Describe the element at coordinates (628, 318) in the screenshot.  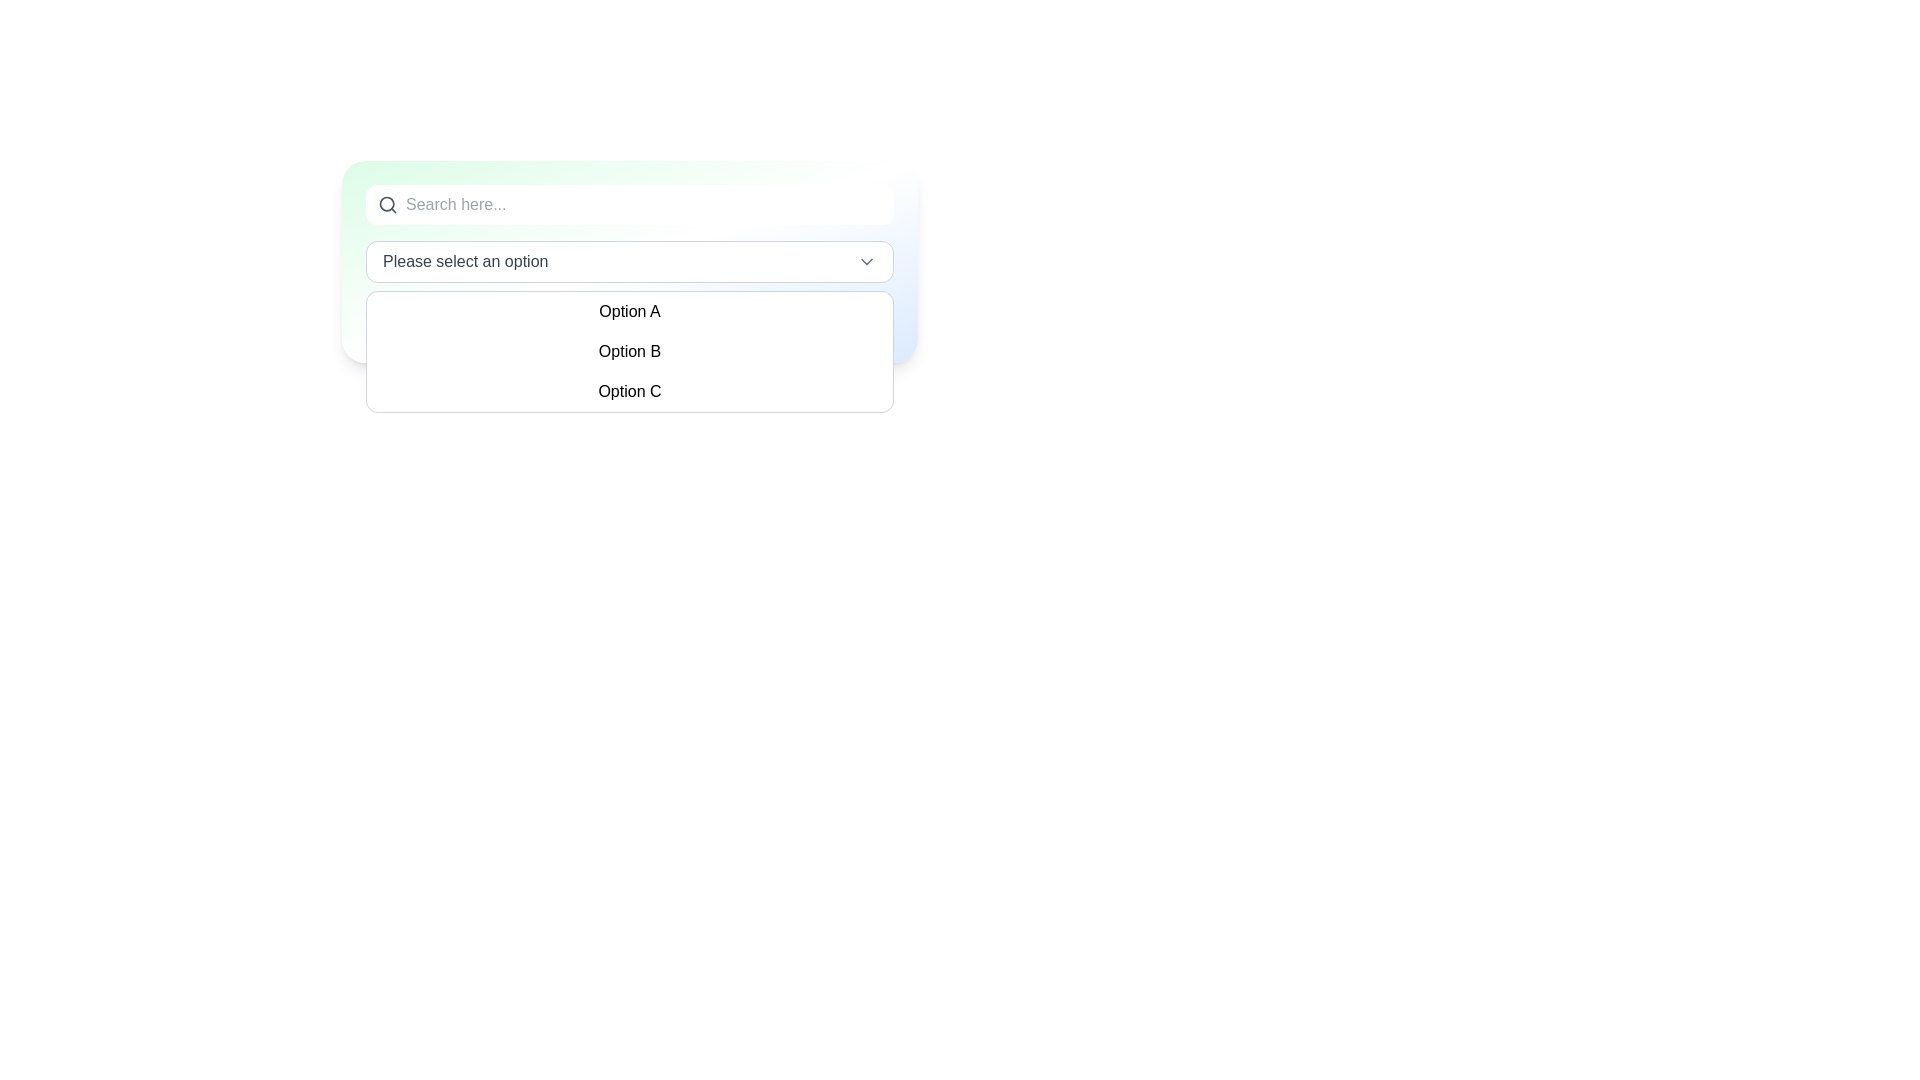
I see `the dropdown option labeled 'Option A' located within the dropdown list under 'Please select an option'` at that location.